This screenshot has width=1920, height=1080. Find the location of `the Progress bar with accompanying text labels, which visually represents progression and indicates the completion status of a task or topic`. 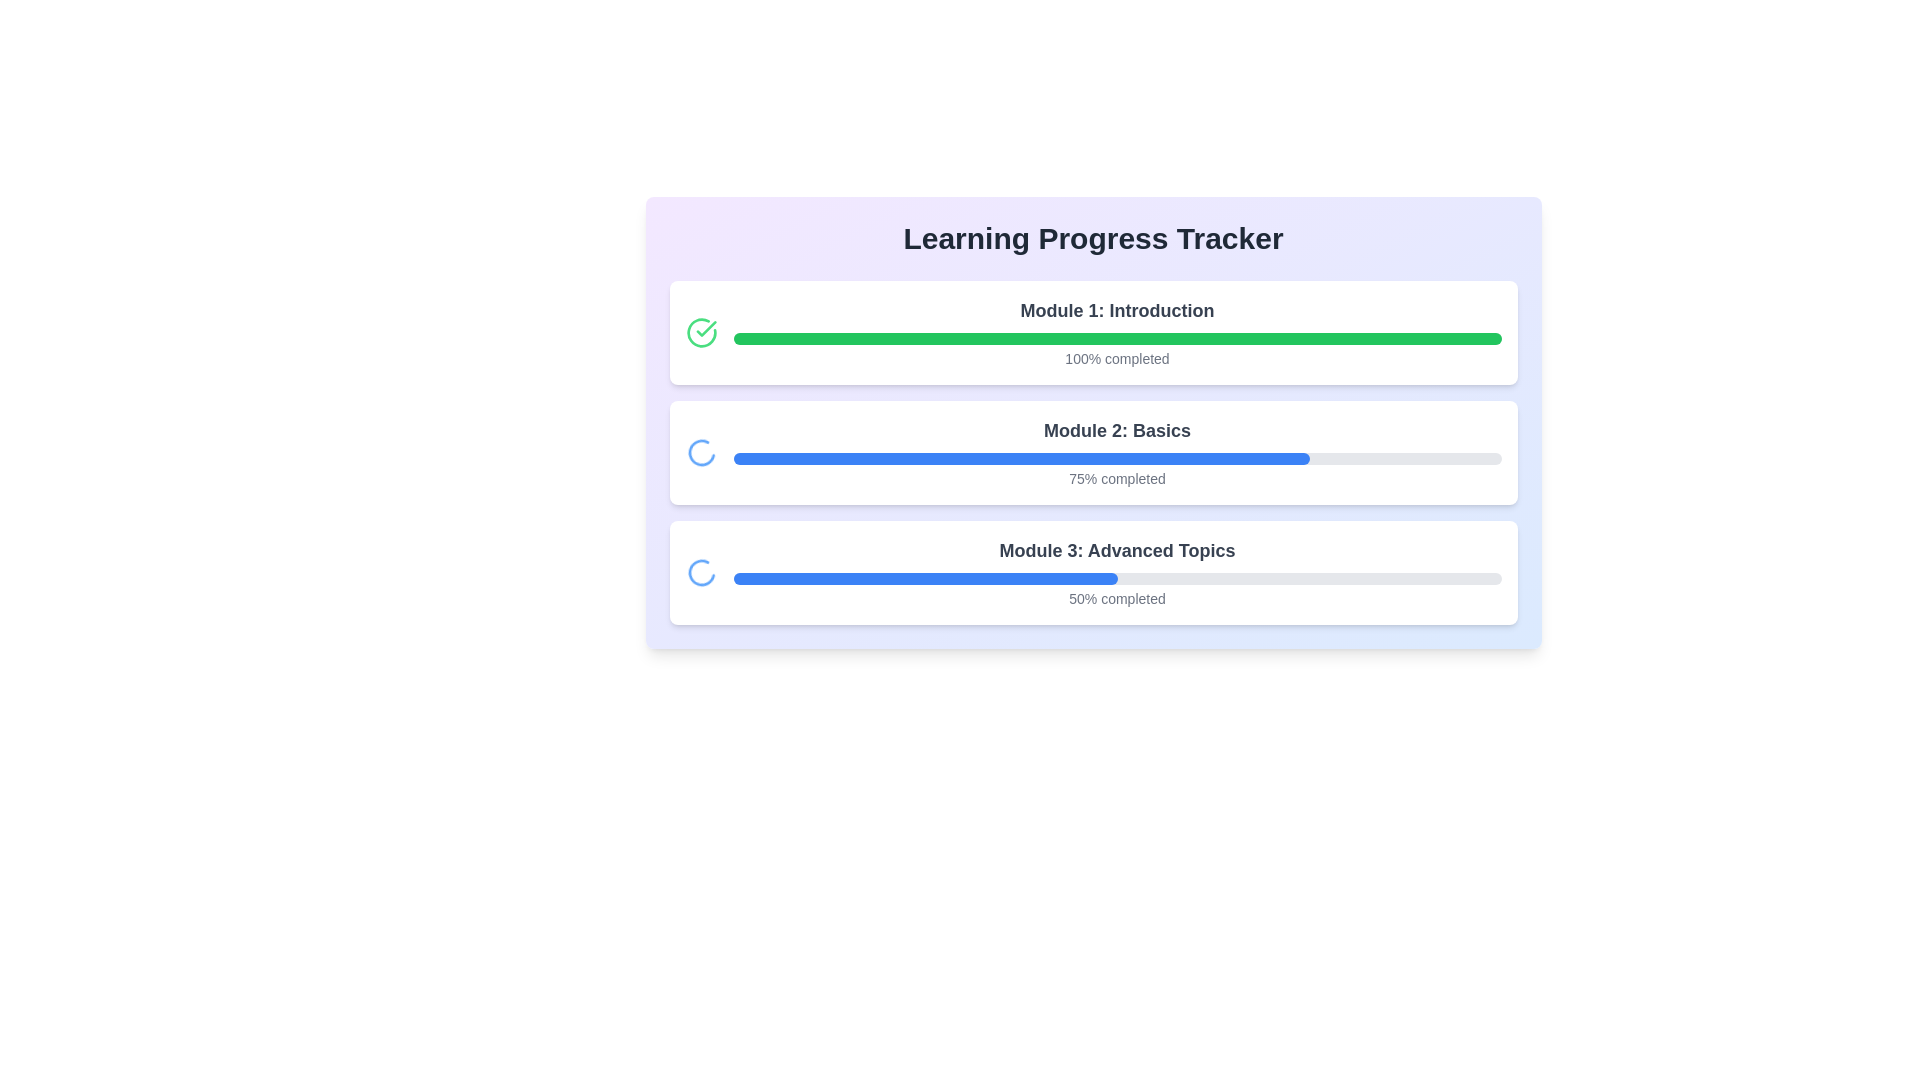

the Progress bar with accompanying text labels, which visually represents progression and indicates the completion status of a task or topic is located at coordinates (1116, 573).